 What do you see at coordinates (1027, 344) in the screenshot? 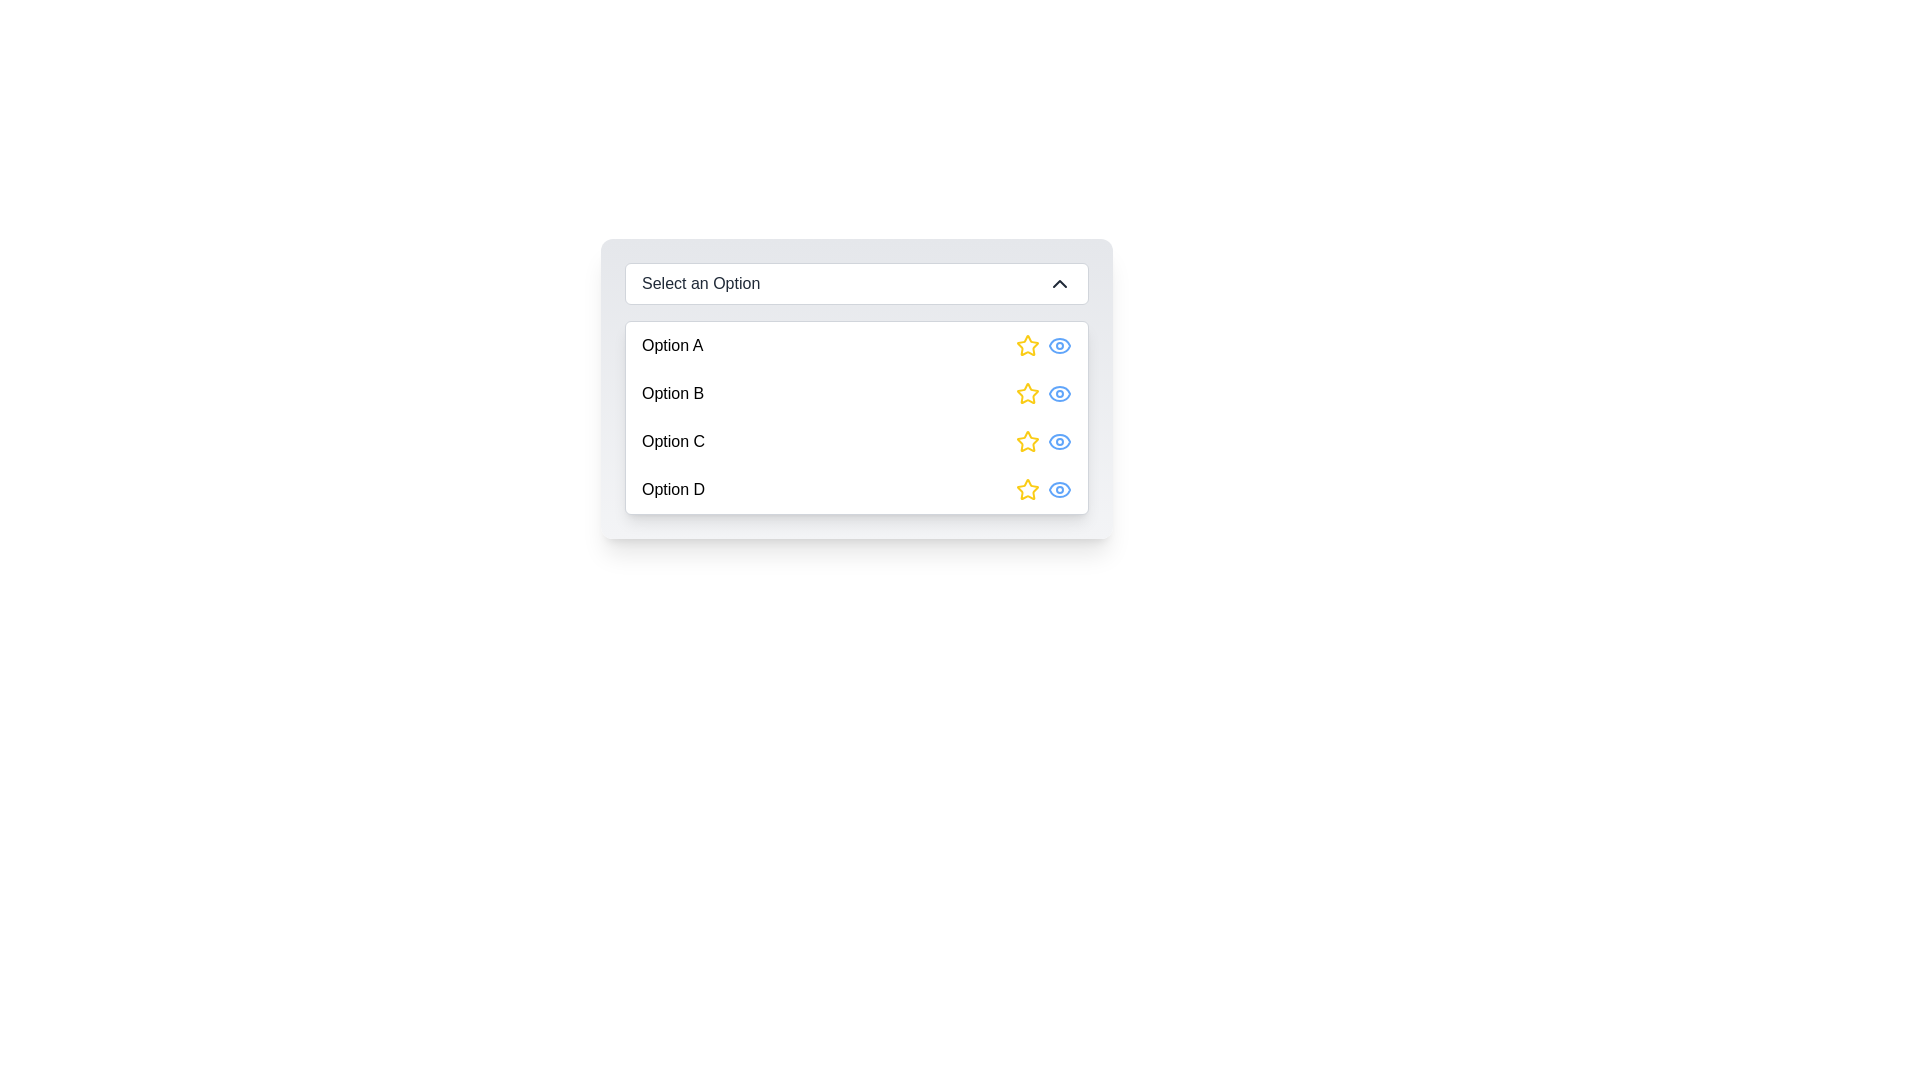
I see `the yellow star-shaped rating icon on the far-right of 'Option A'` at bounding box center [1027, 344].